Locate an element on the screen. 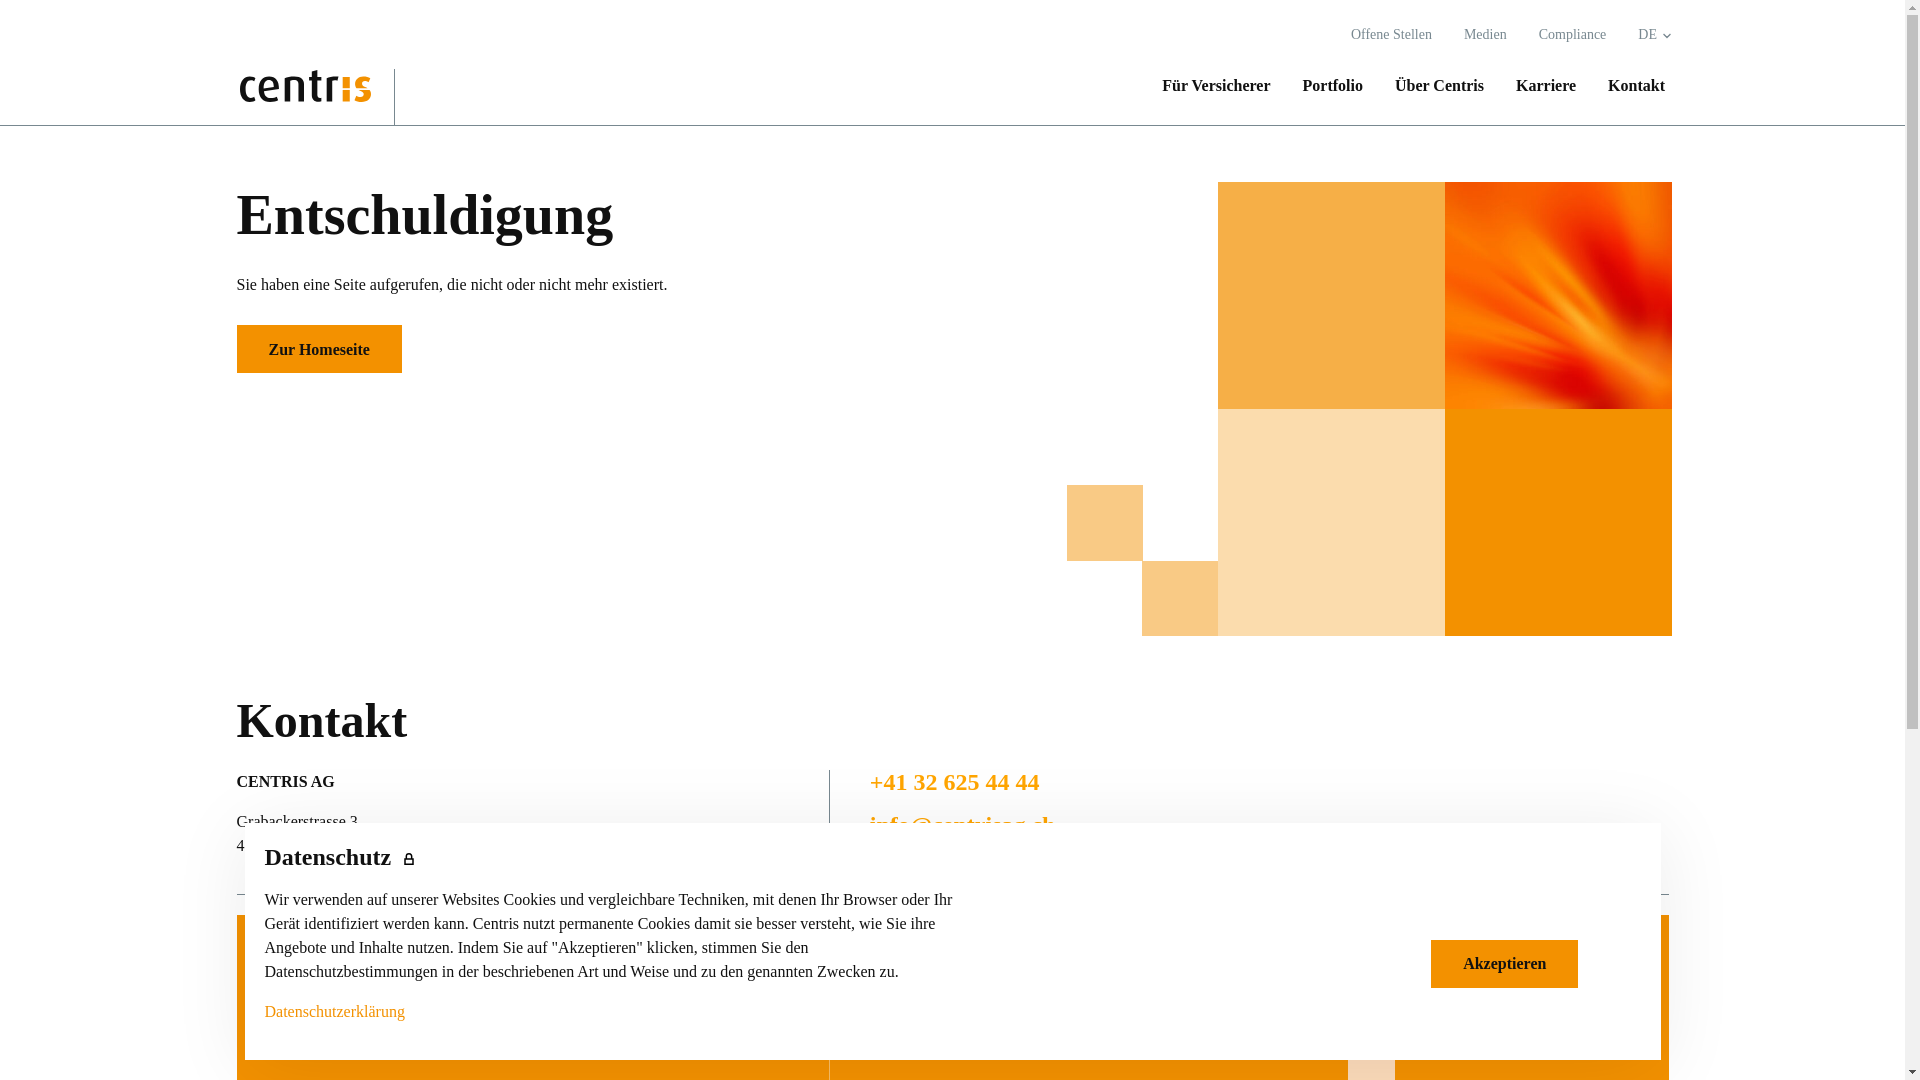  '+41 32 625 44 44' is located at coordinates (954, 781).